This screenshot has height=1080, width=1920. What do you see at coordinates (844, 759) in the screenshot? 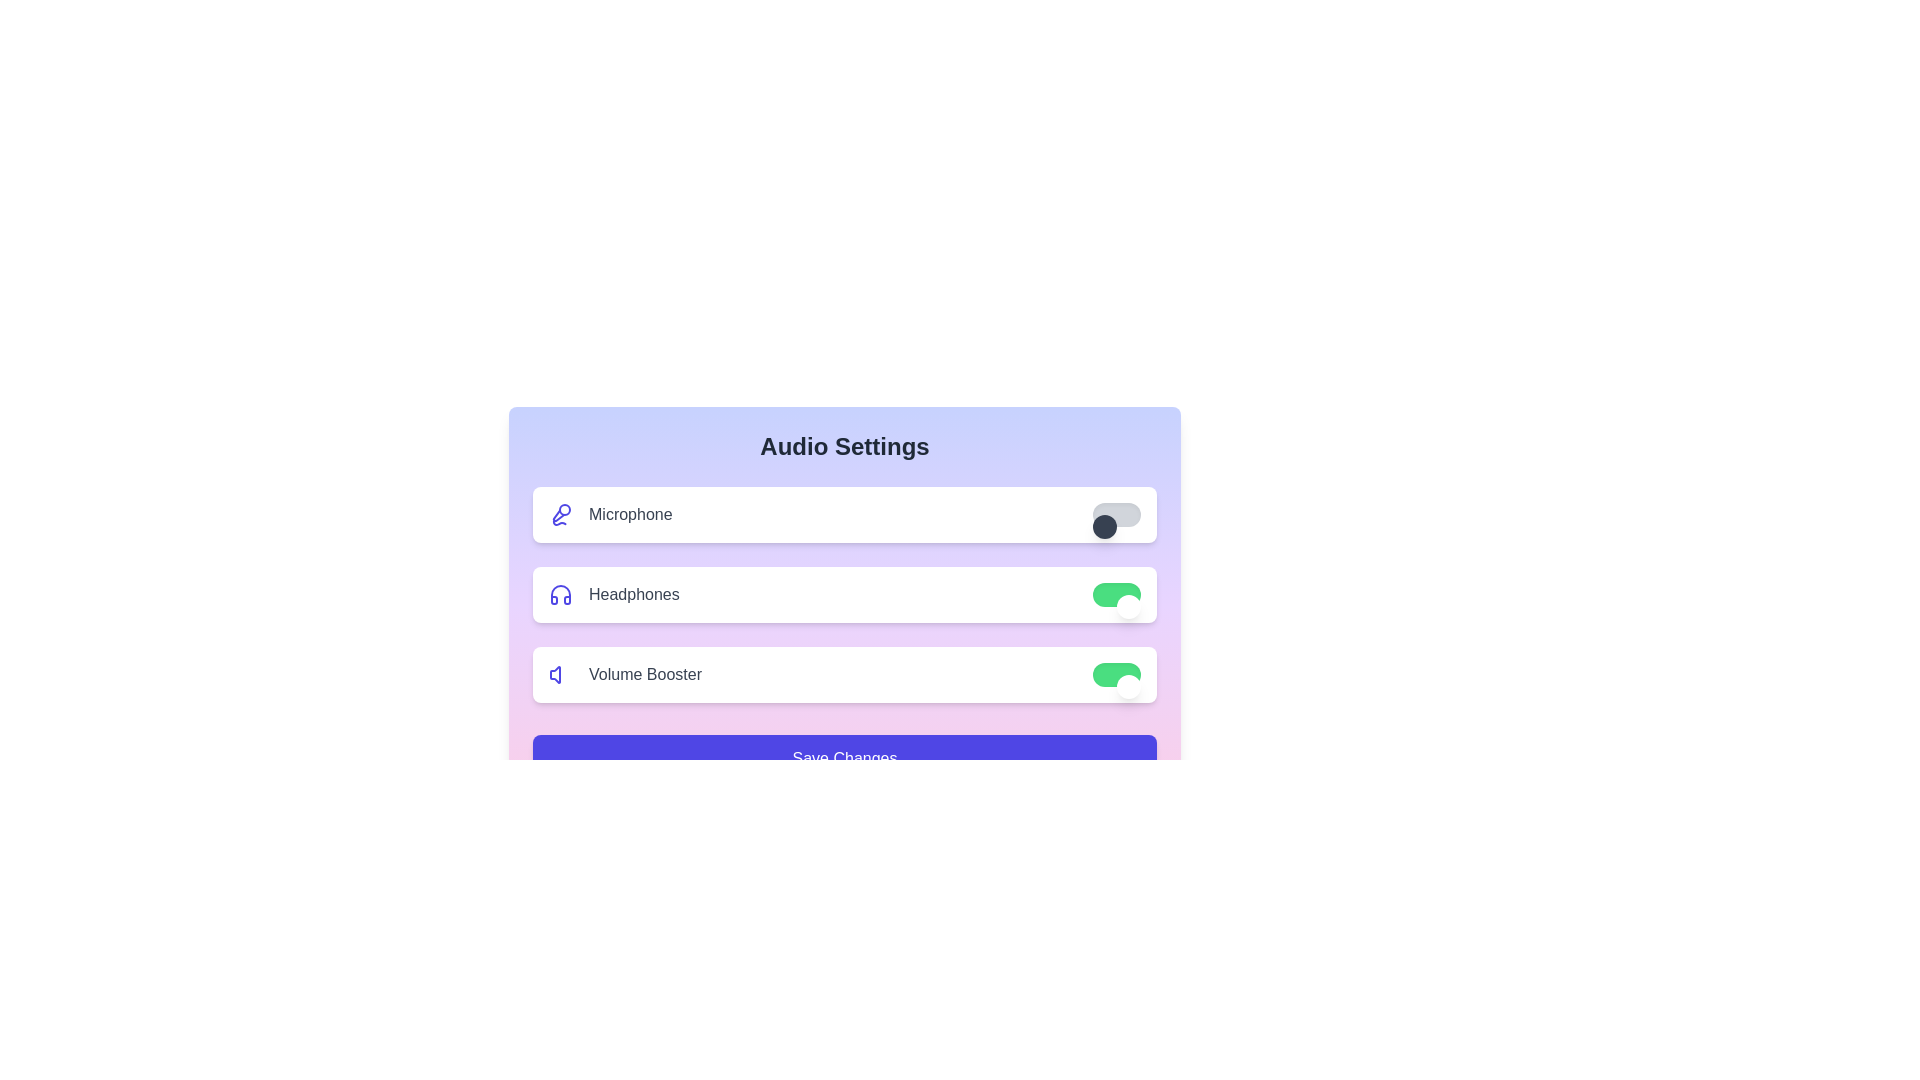
I see `'Save Changes' button to apply the settings` at bounding box center [844, 759].